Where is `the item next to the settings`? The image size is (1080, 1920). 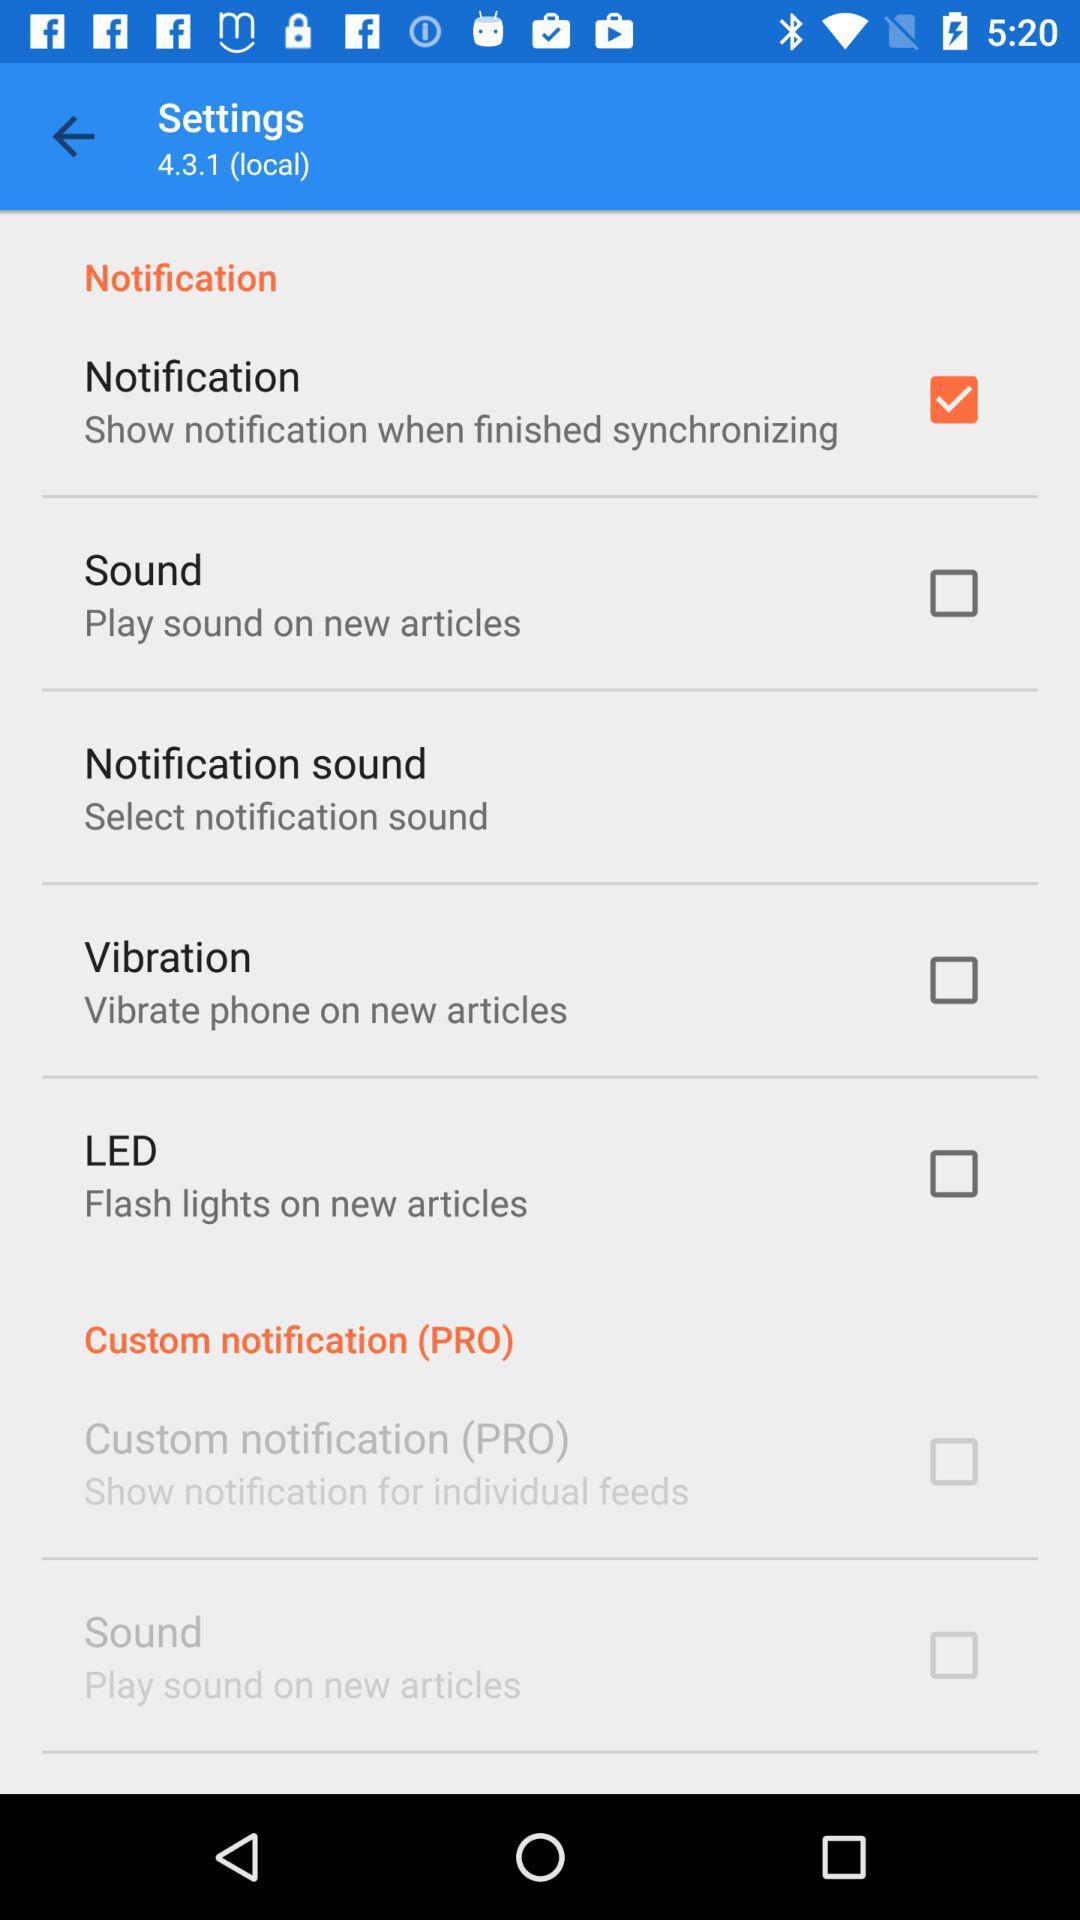 the item next to the settings is located at coordinates (72, 135).